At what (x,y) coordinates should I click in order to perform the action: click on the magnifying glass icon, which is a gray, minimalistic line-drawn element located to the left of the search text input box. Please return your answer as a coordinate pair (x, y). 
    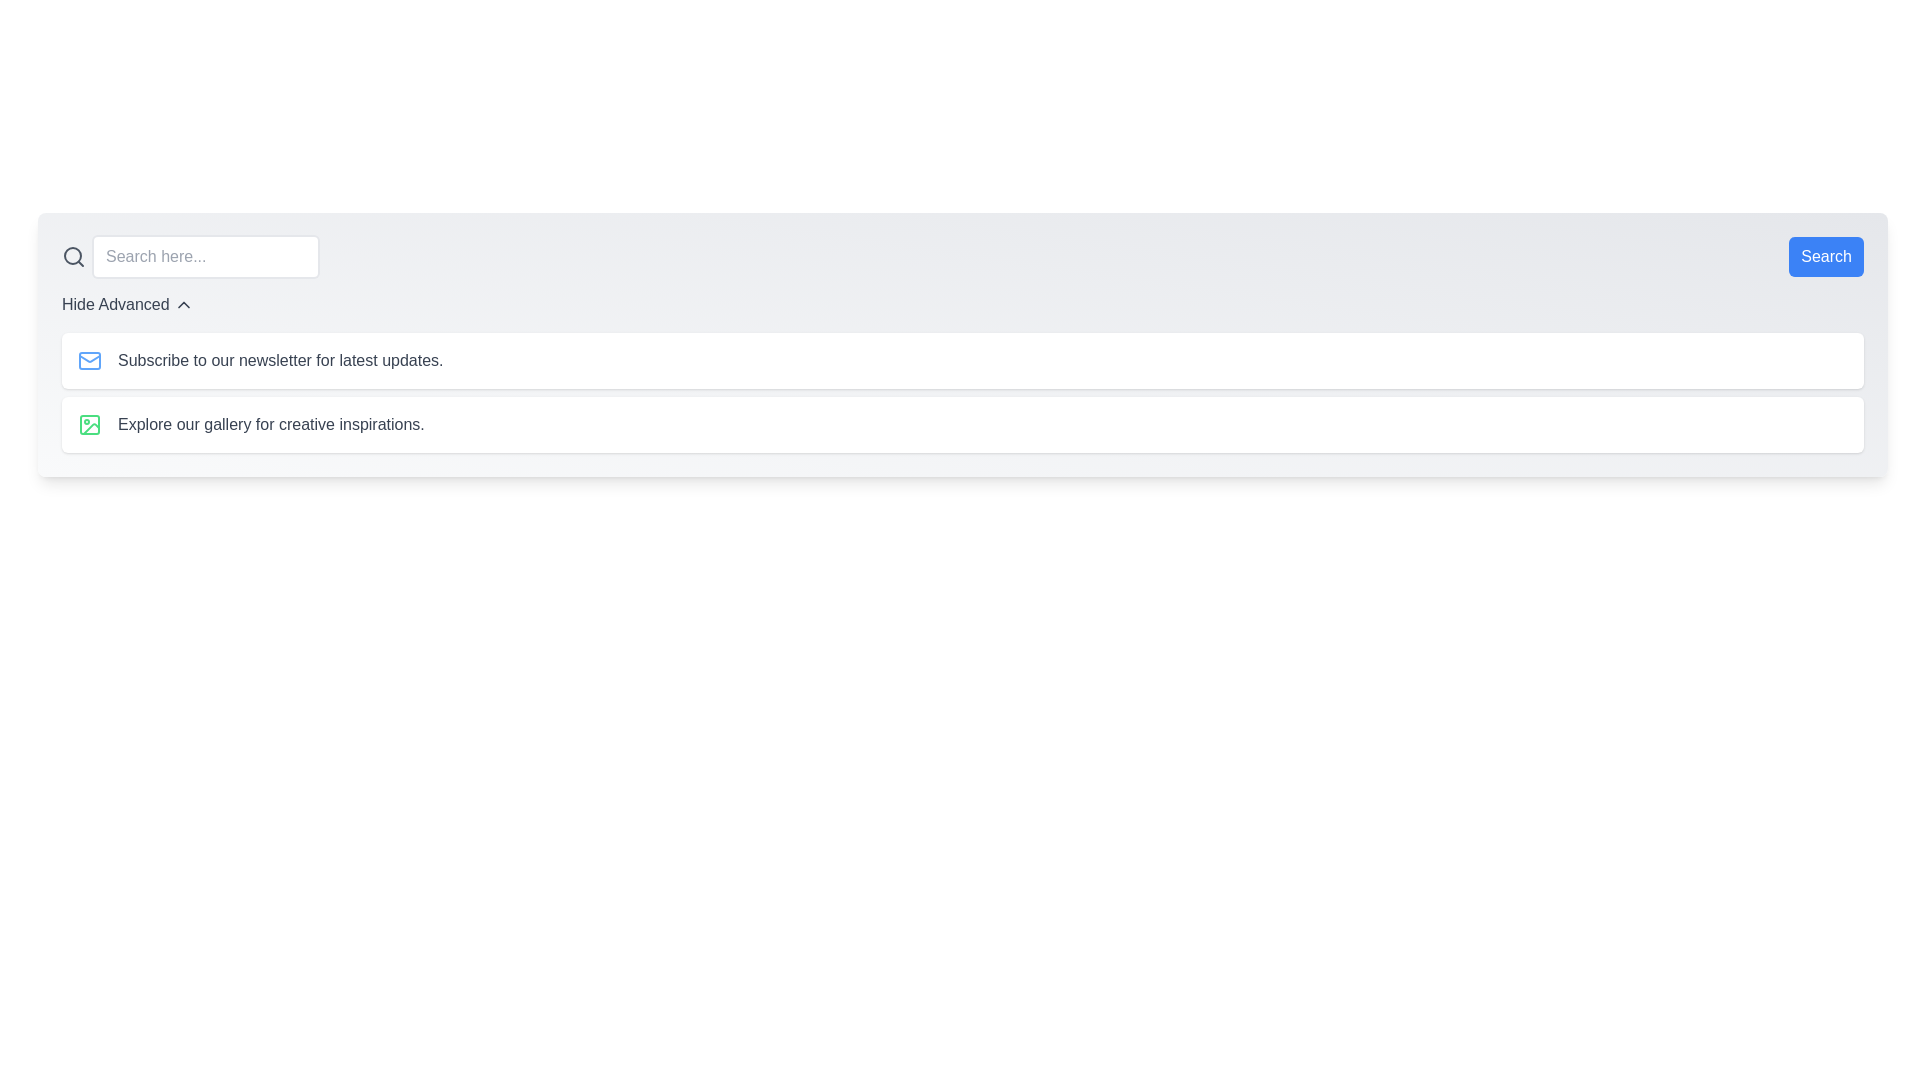
    Looking at the image, I should click on (73, 256).